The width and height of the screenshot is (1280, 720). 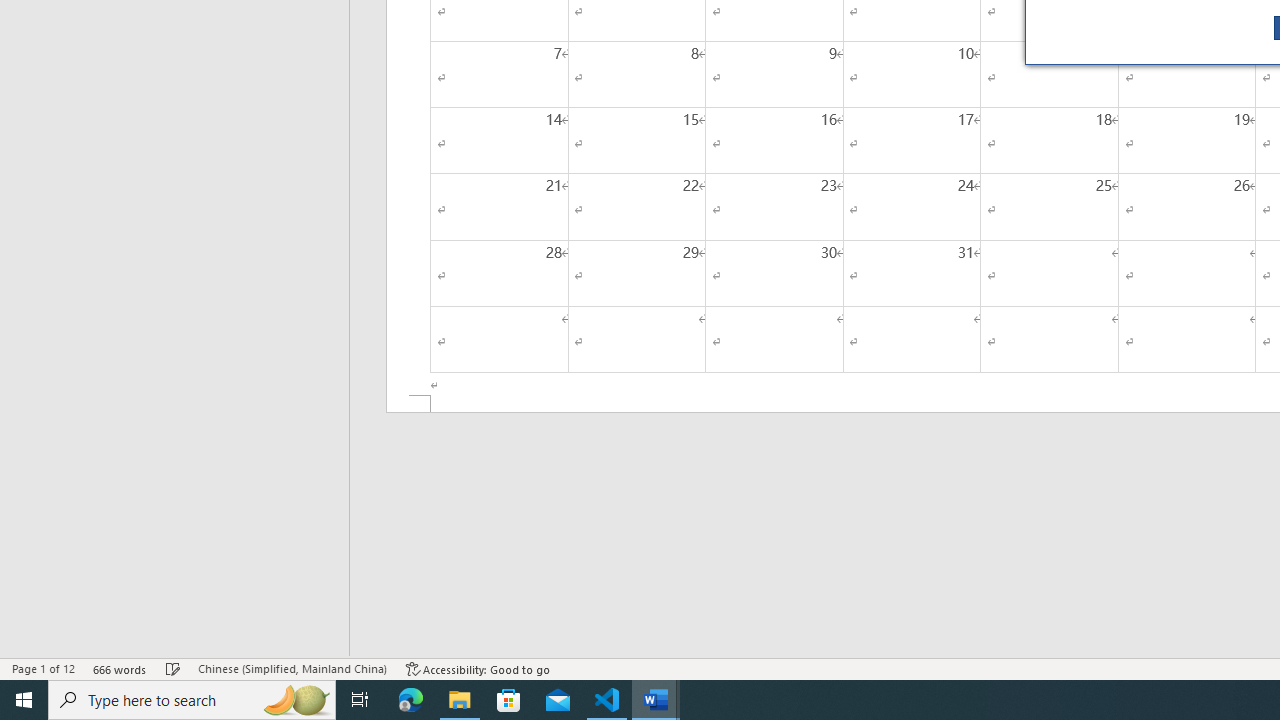 What do you see at coordinates (291, 669) in the screenshot?
I see `'Language Chinese (Simplified, Mainland China)'` at bounding box center [291, 669].